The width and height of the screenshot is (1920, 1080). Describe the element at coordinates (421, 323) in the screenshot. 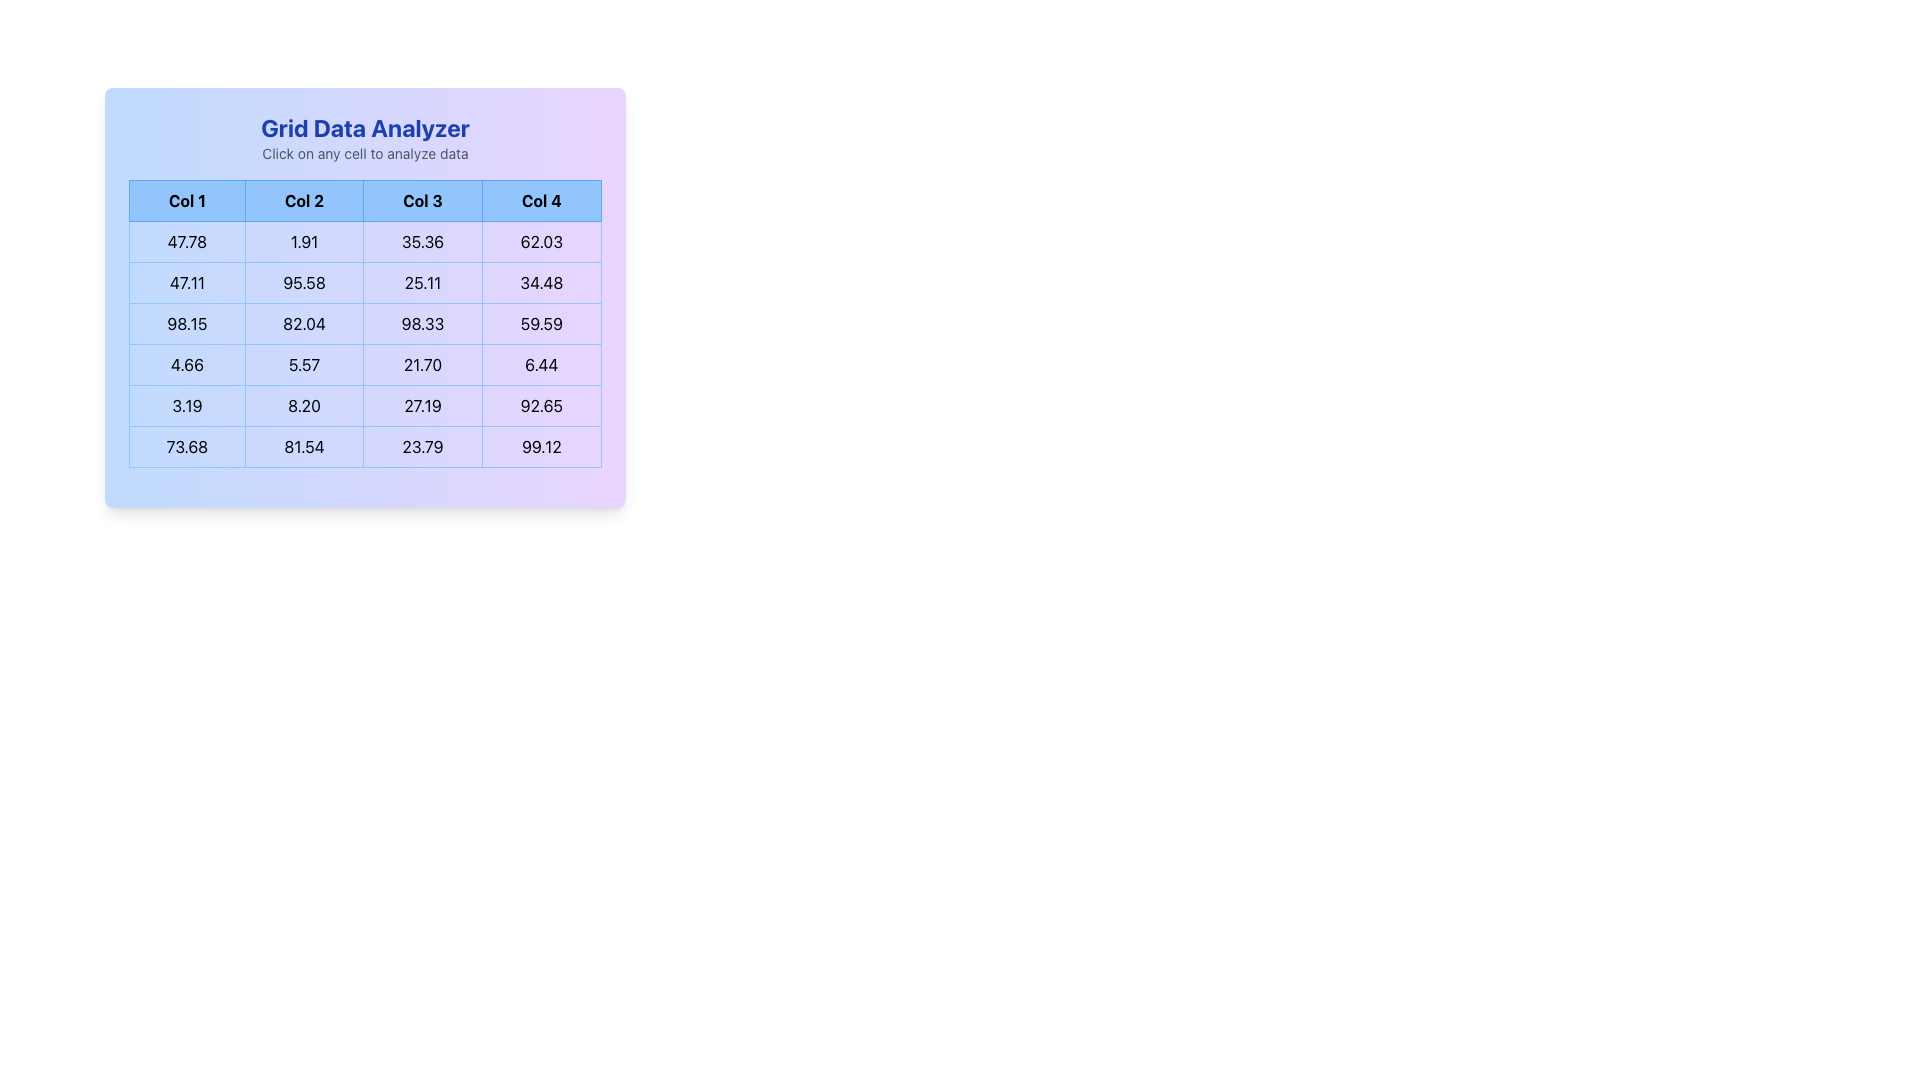

I see `the table cell displaying the numeric value '98.33'` at that location.